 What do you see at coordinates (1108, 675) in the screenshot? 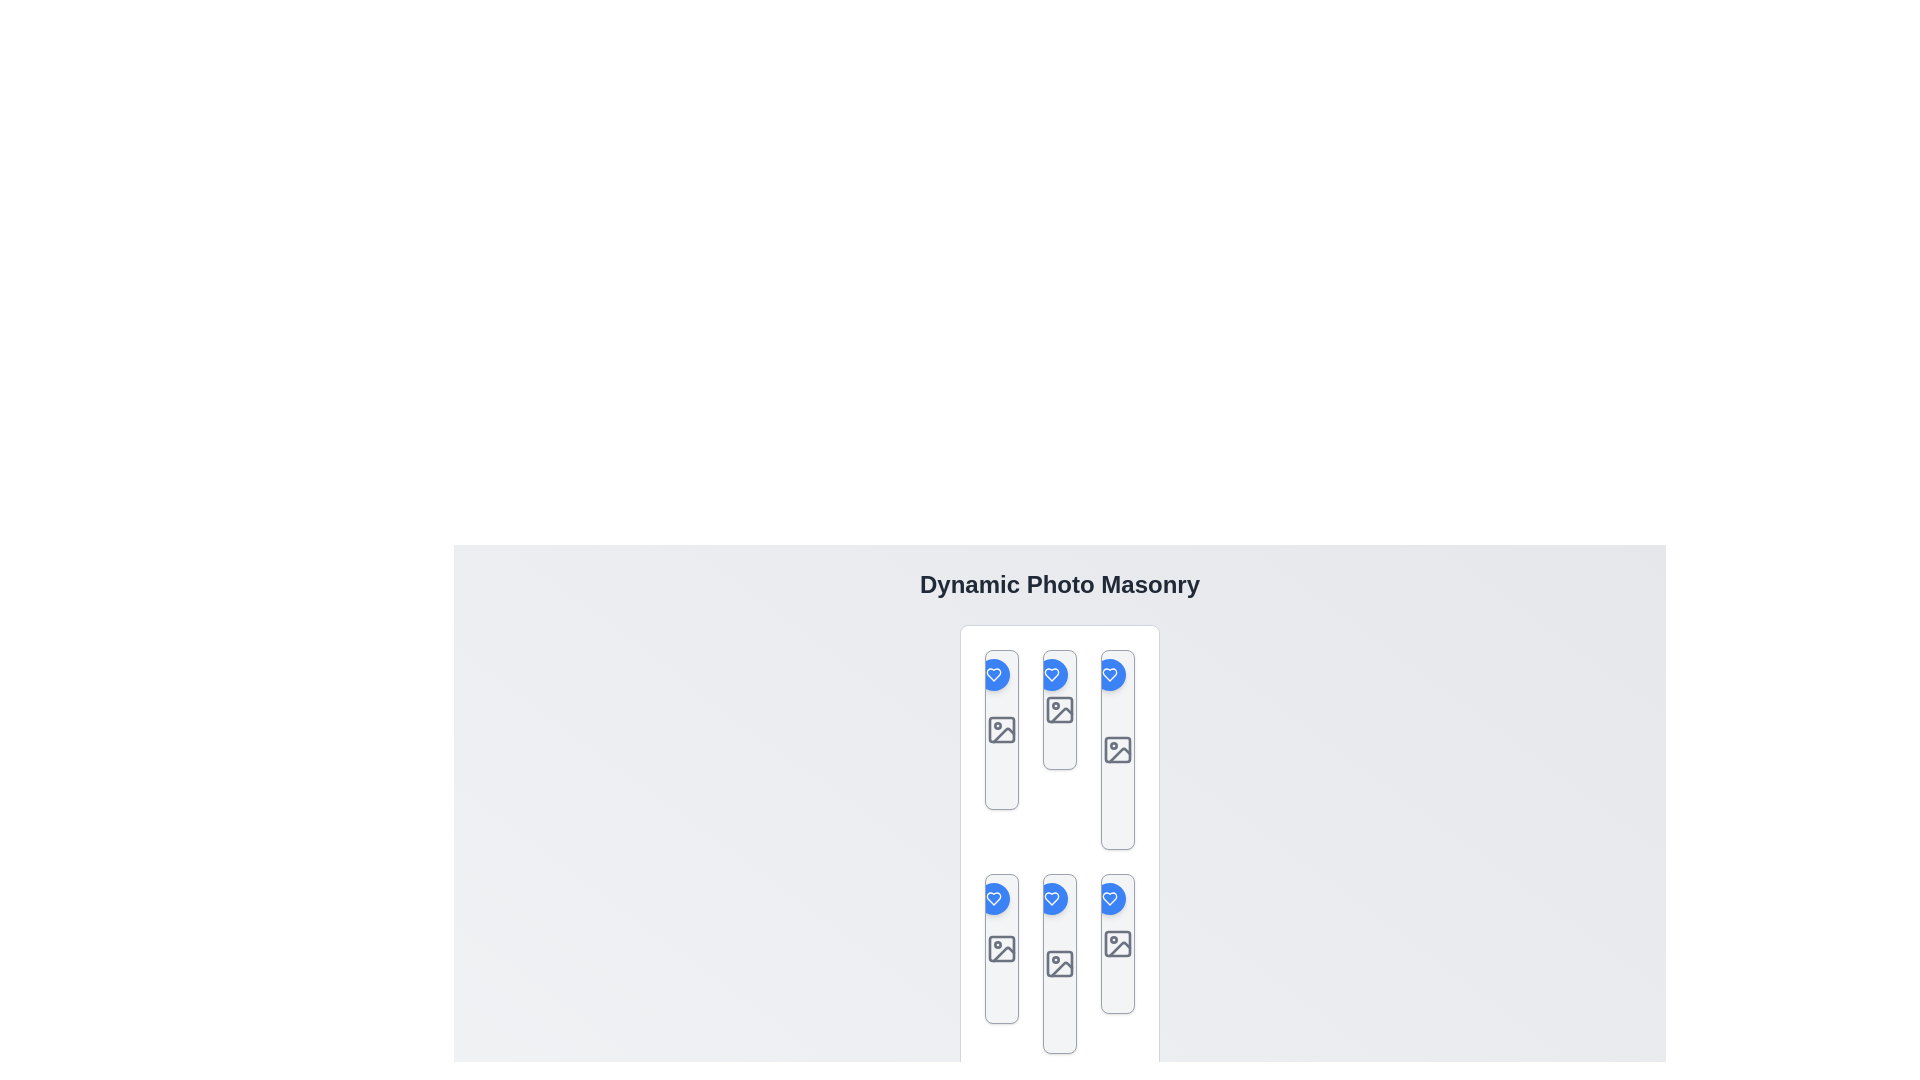
I see `the heart icon located` at bounding box center [1108, 675].